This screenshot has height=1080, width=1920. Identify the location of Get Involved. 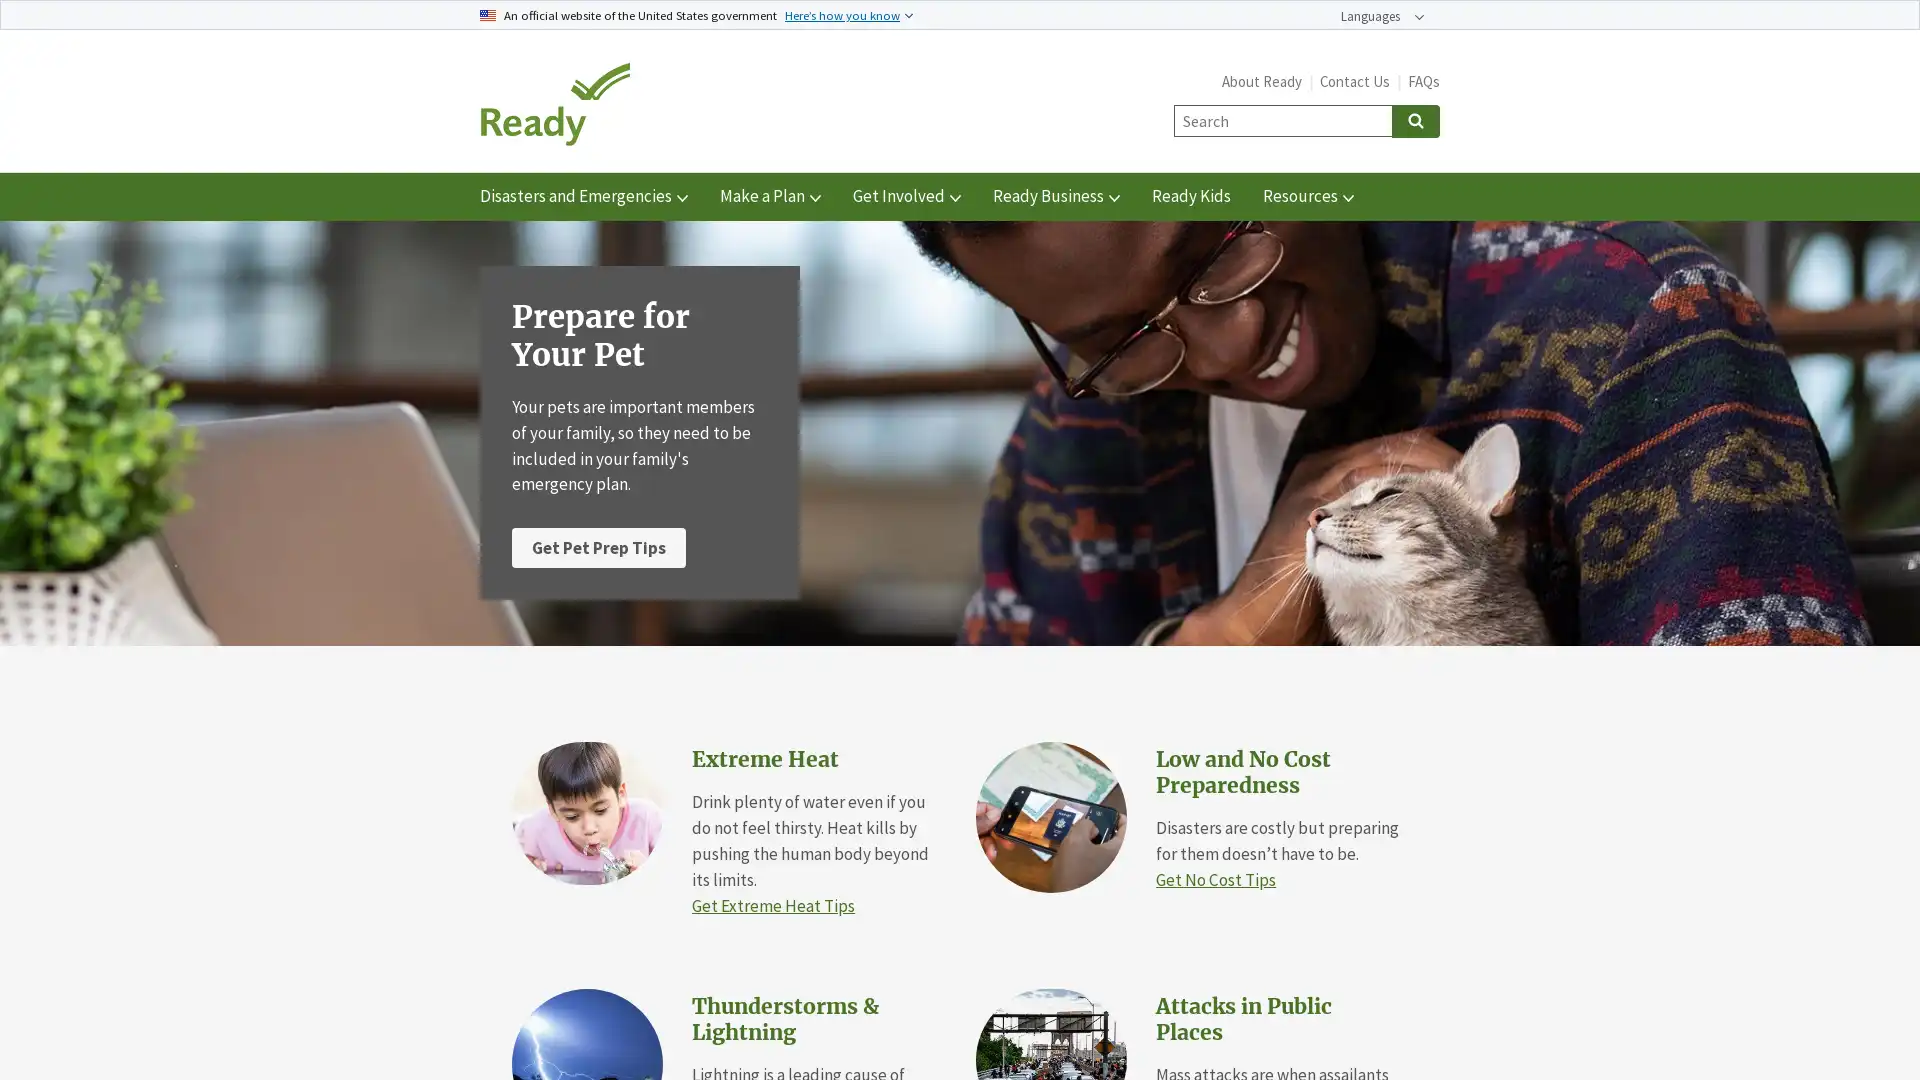
(906, 196).